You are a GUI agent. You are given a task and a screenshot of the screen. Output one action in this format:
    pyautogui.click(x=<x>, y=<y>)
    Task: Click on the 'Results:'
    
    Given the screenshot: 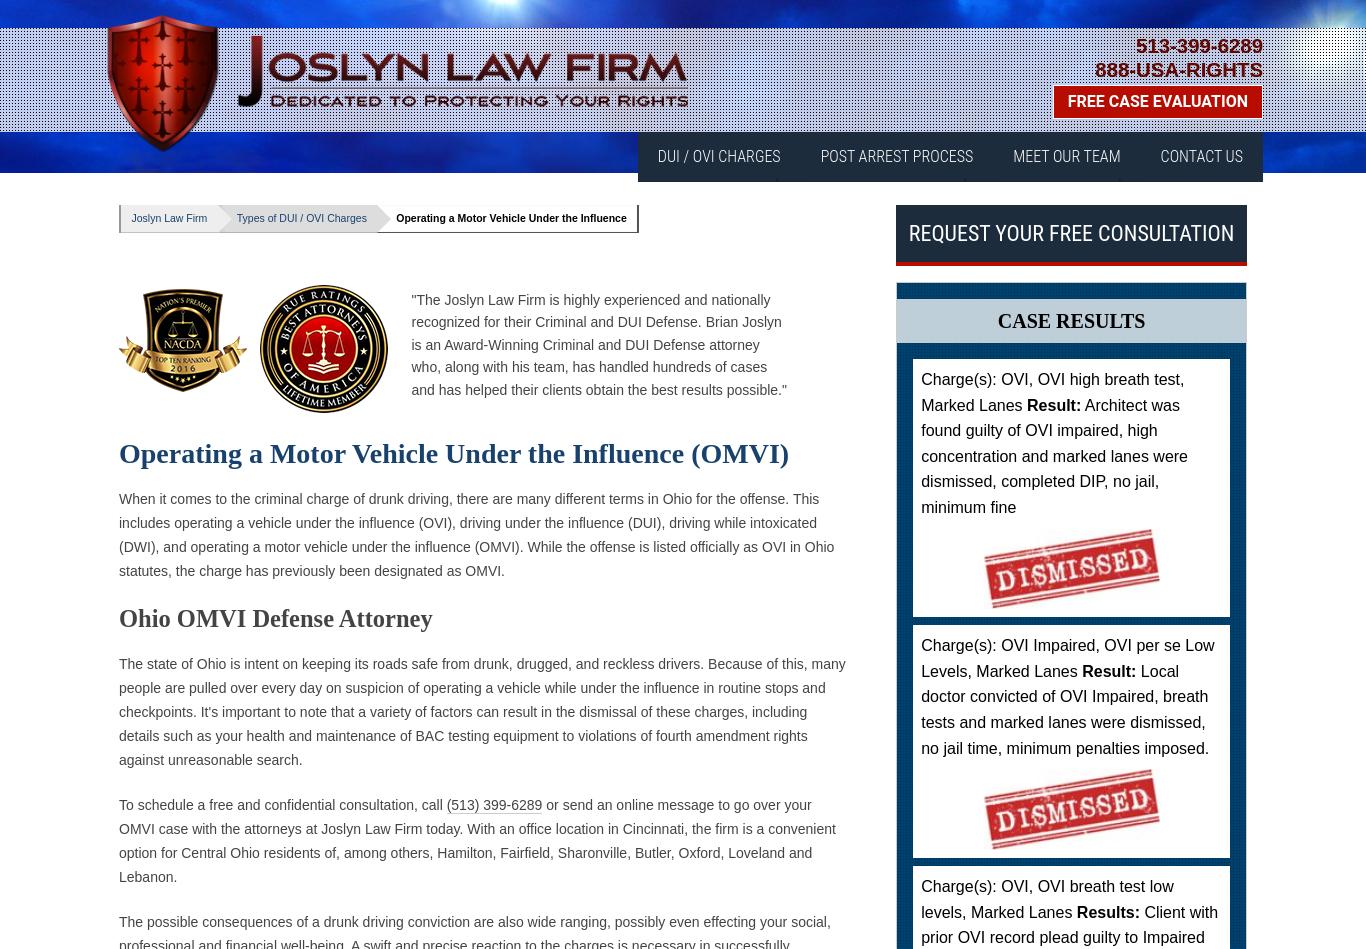 What is the action you would take?
    pyautogui.click(x=1106, y=910)
    